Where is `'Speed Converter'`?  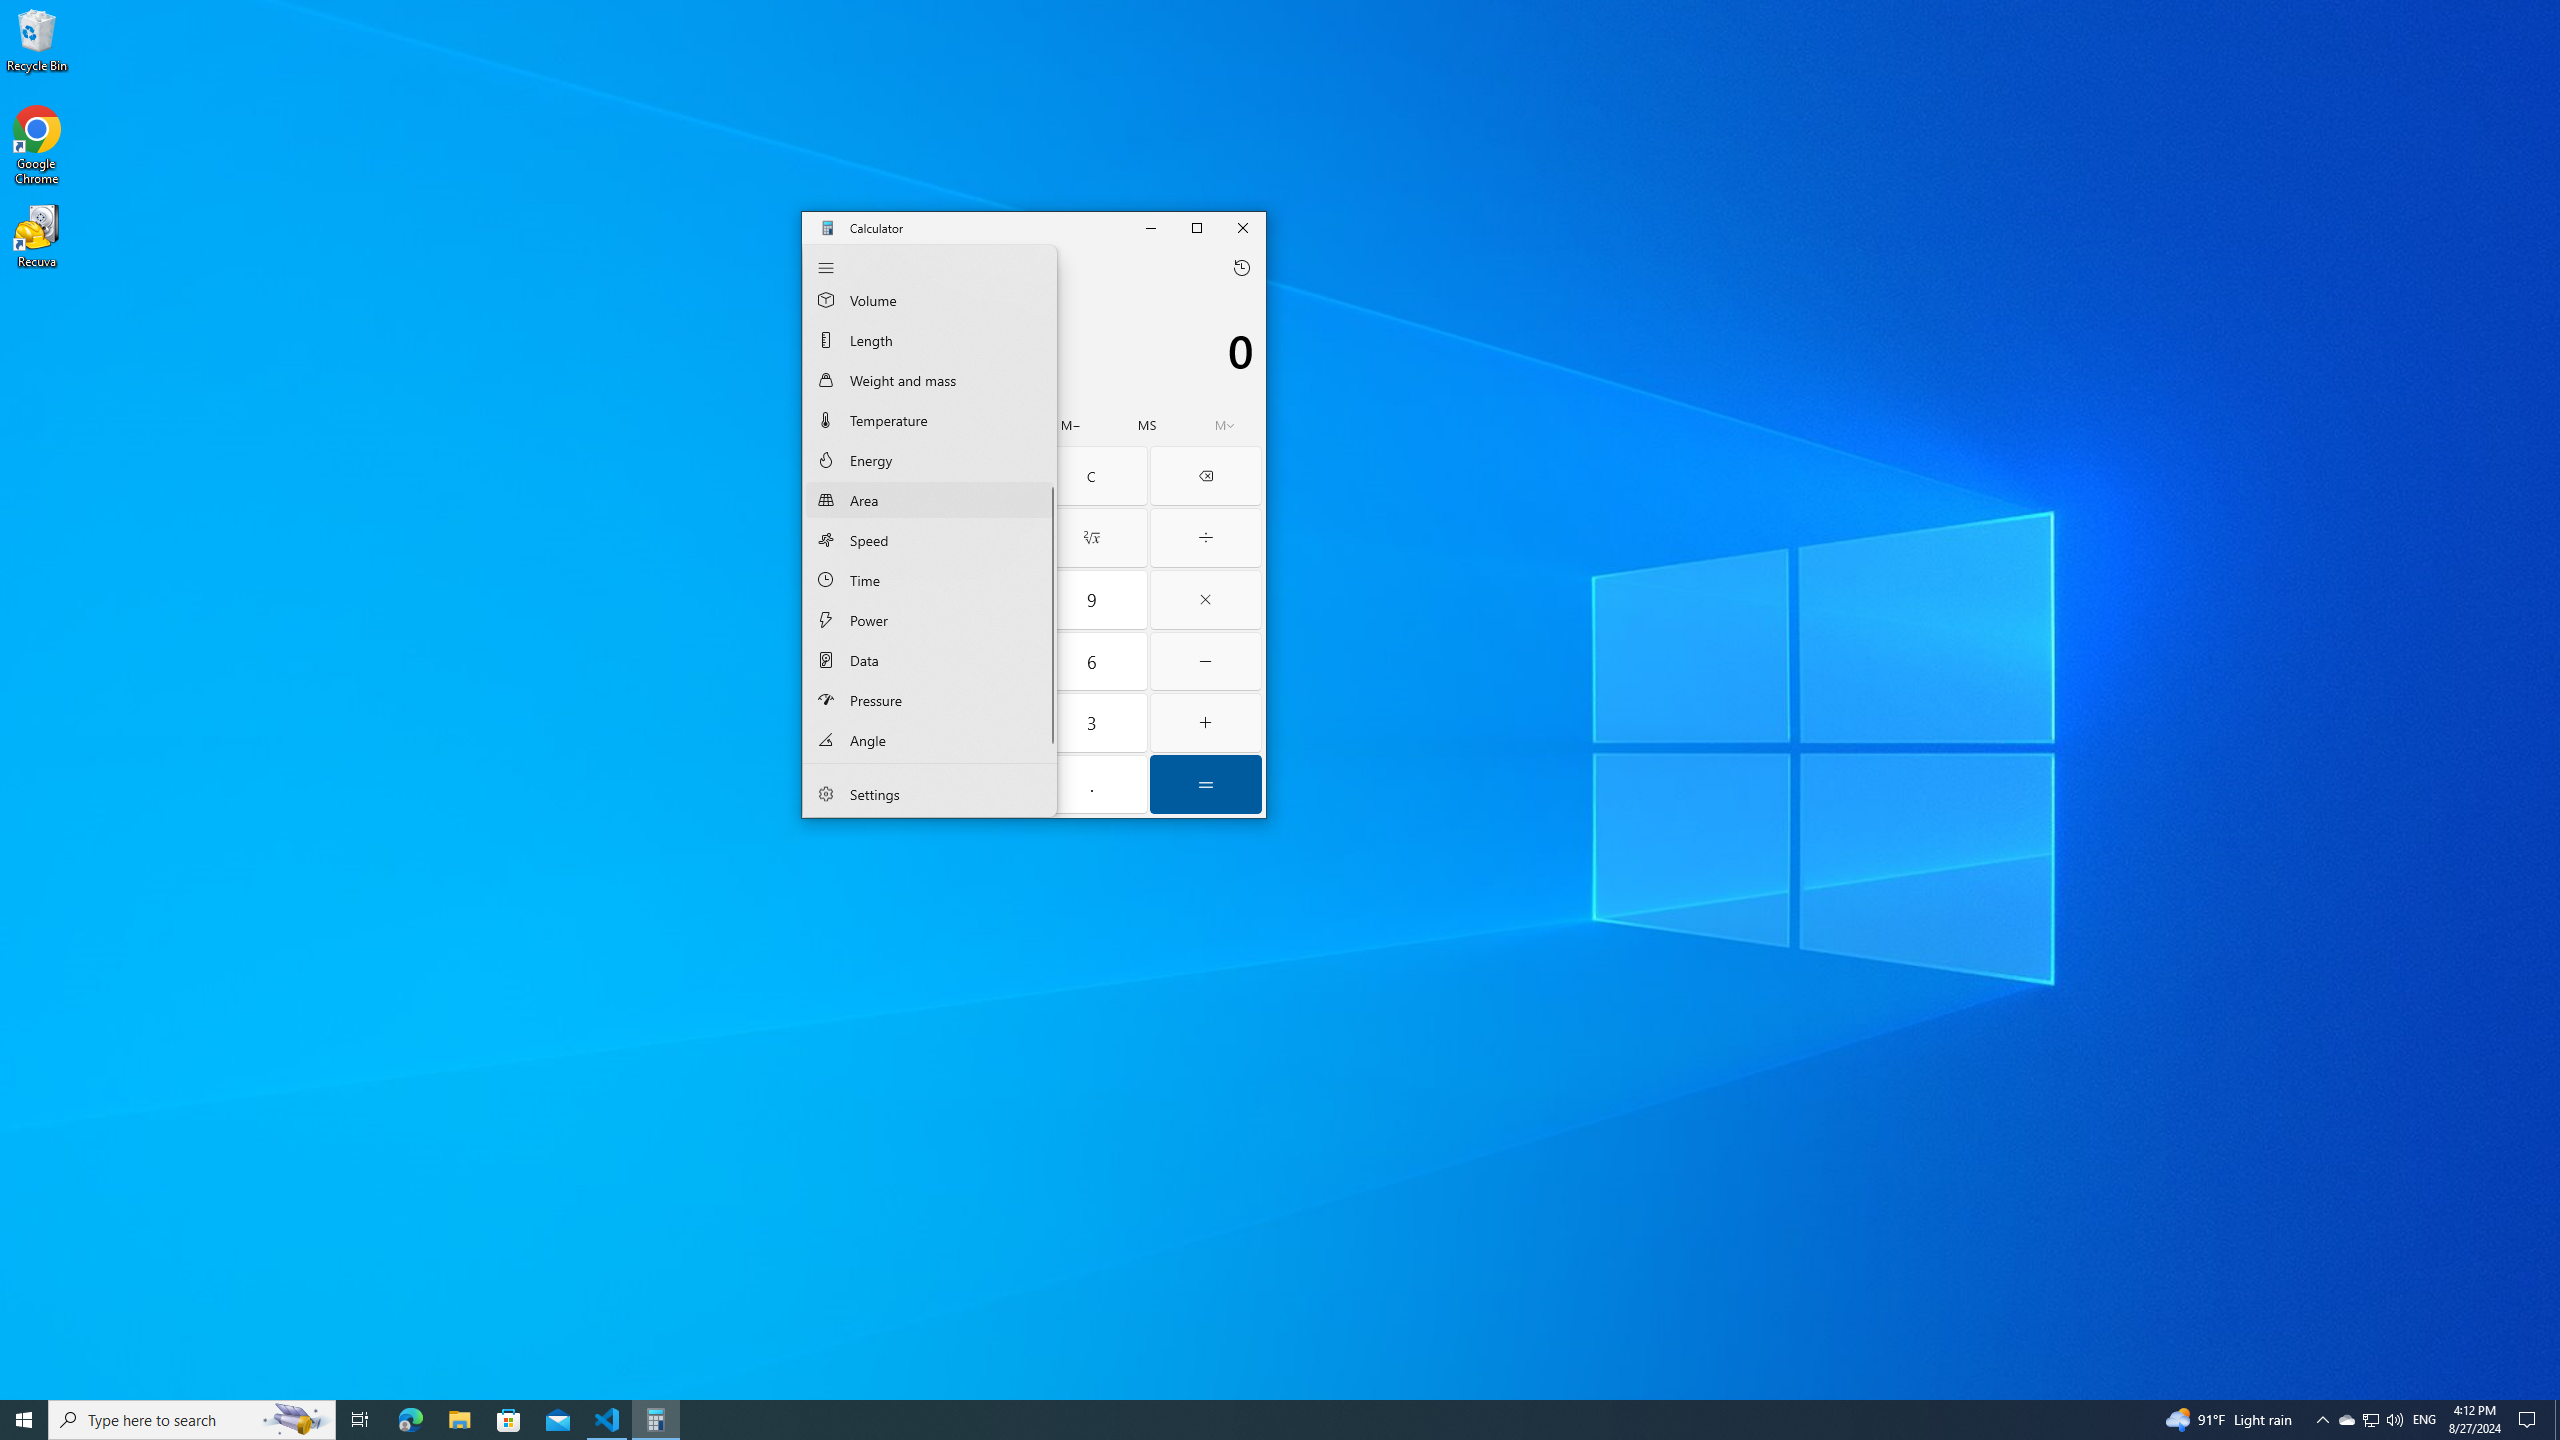
'Speed Converter' is located at coordinates (929, 540).